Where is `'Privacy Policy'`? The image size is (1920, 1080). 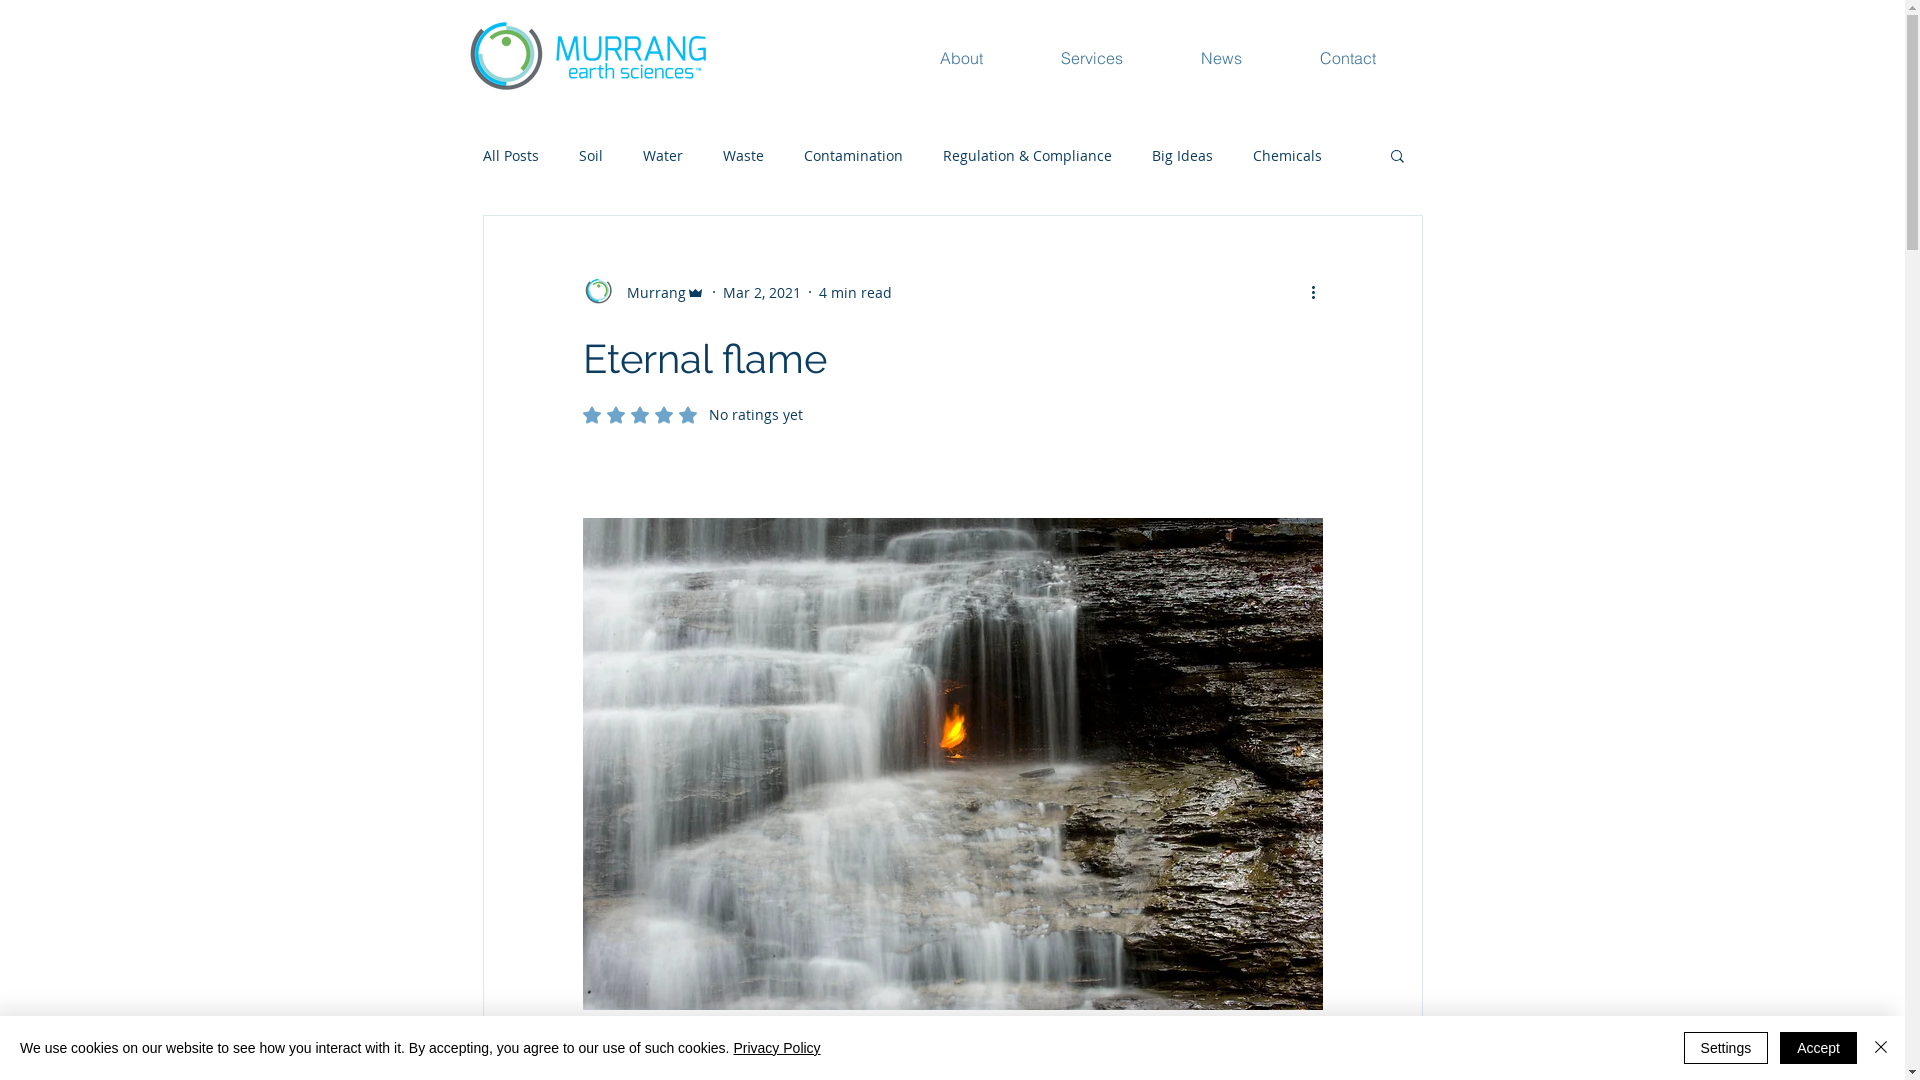 'Privacy Policy' is located at coordinates (732, 1047).